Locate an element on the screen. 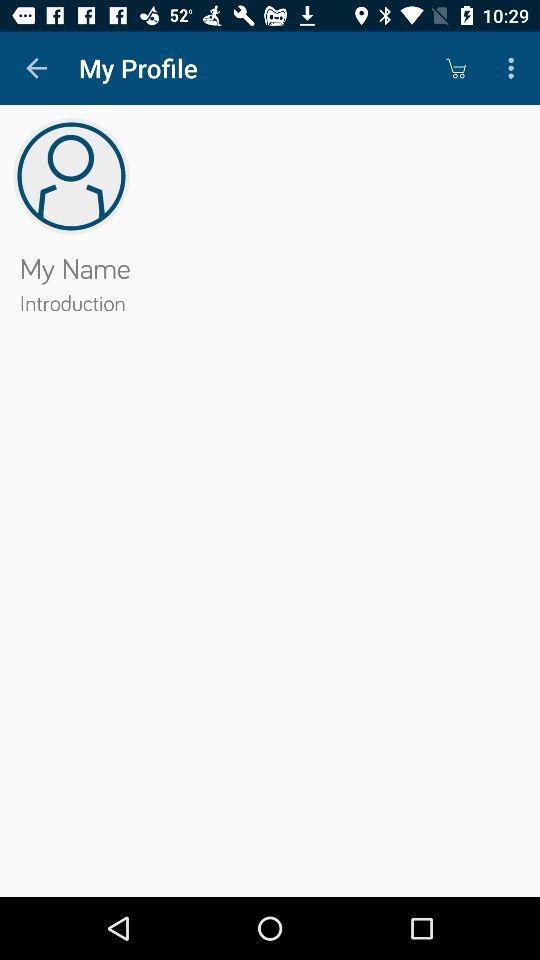  the app to the left of my profile icon is located at coordinates (36, 68).